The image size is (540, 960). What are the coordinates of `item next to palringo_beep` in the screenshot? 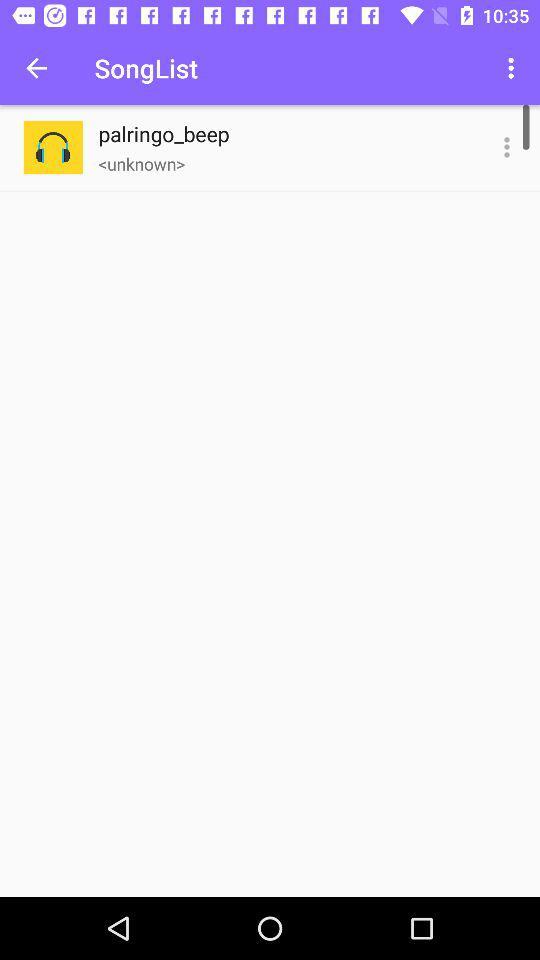 It's located at (507, 146).